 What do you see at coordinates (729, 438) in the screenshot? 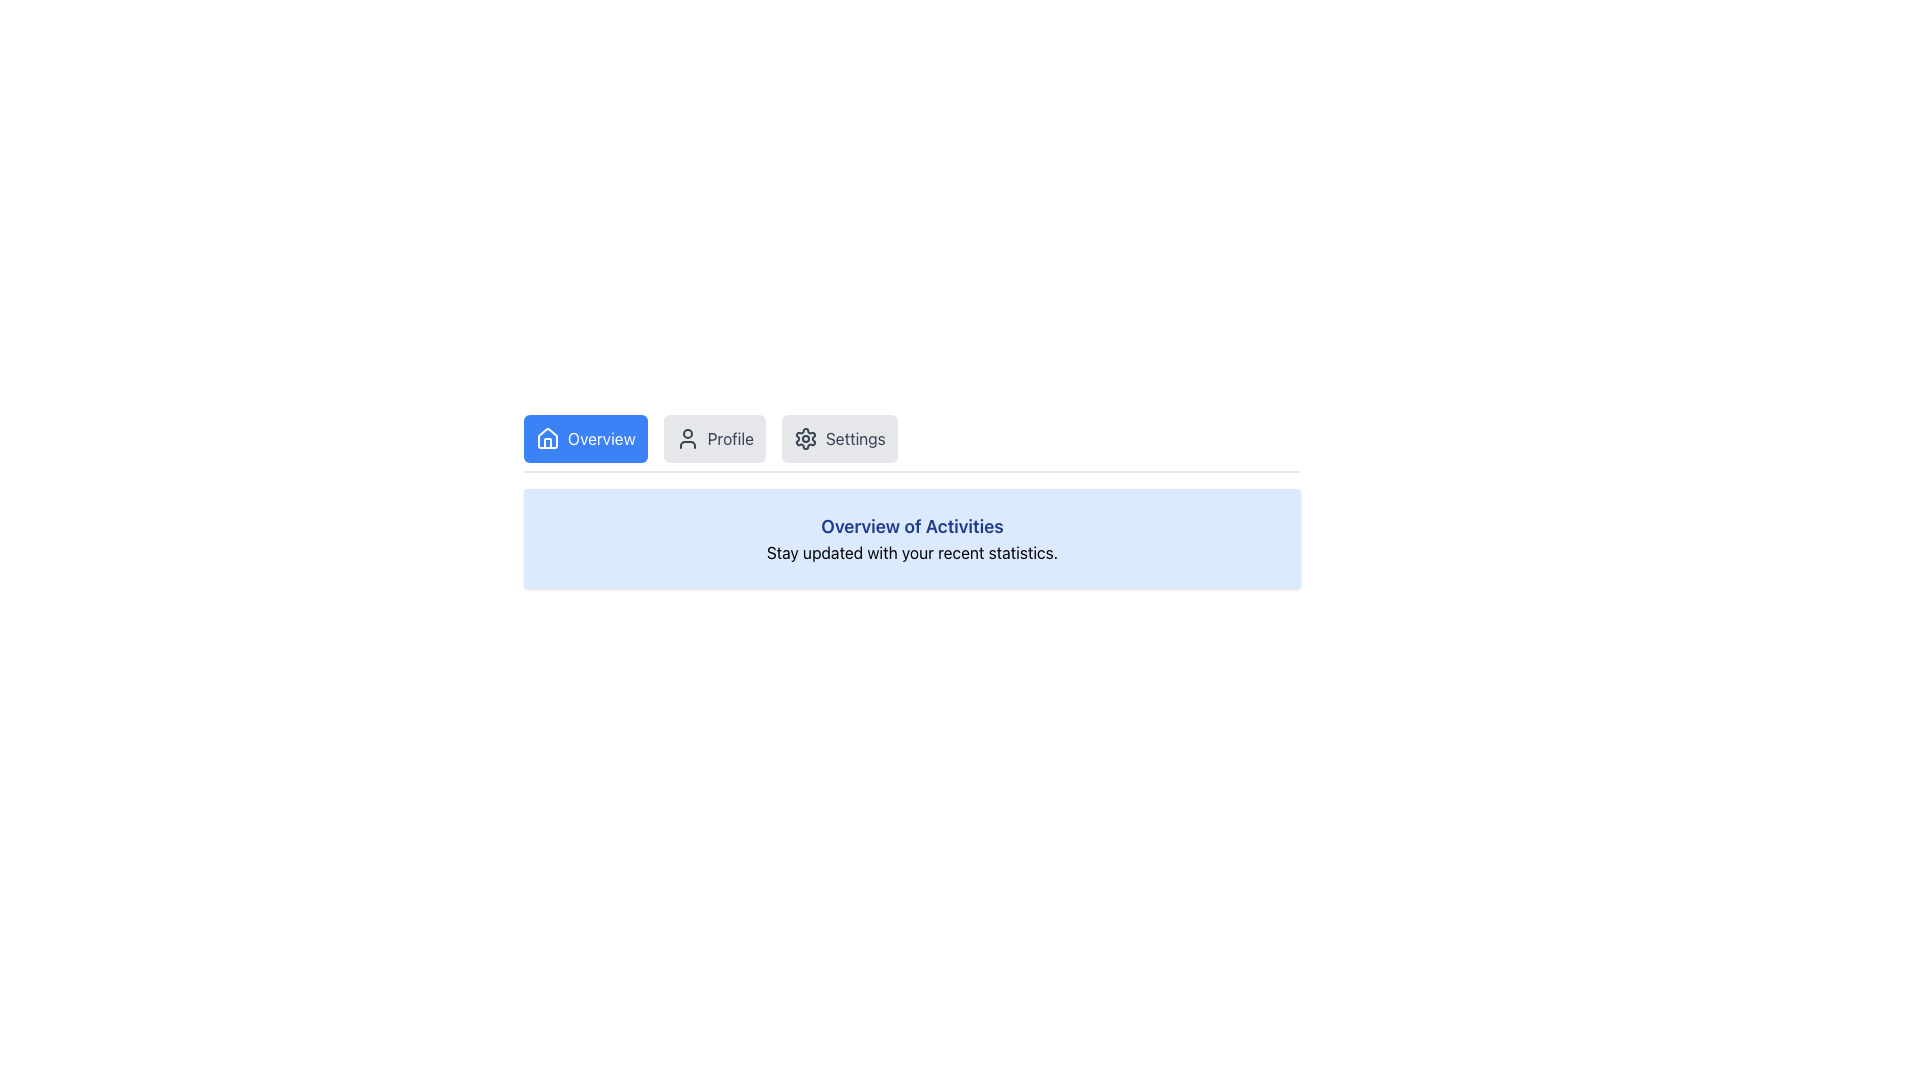
I see `the 'Profile' button in the navigation menu to navigate to the profile section` at bounding box center [729, 438].